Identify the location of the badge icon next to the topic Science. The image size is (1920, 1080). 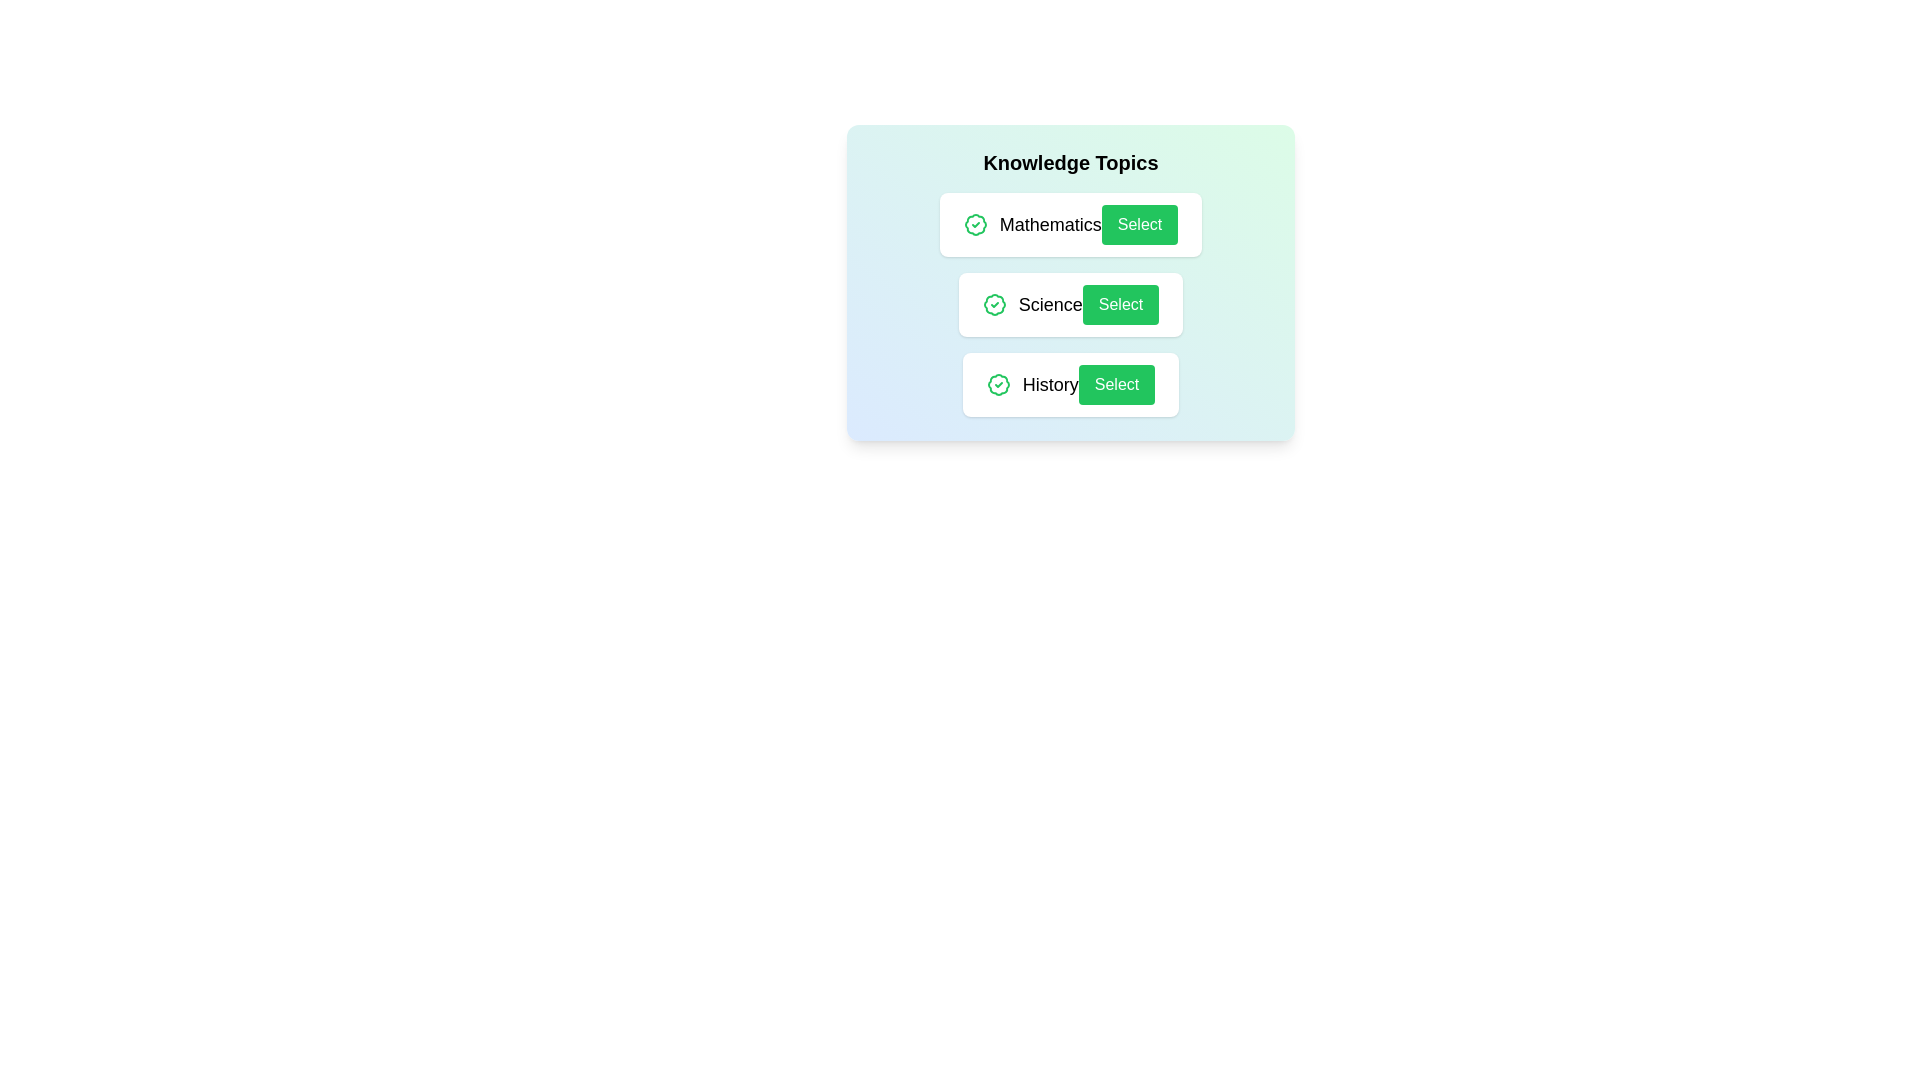
(994, 304).